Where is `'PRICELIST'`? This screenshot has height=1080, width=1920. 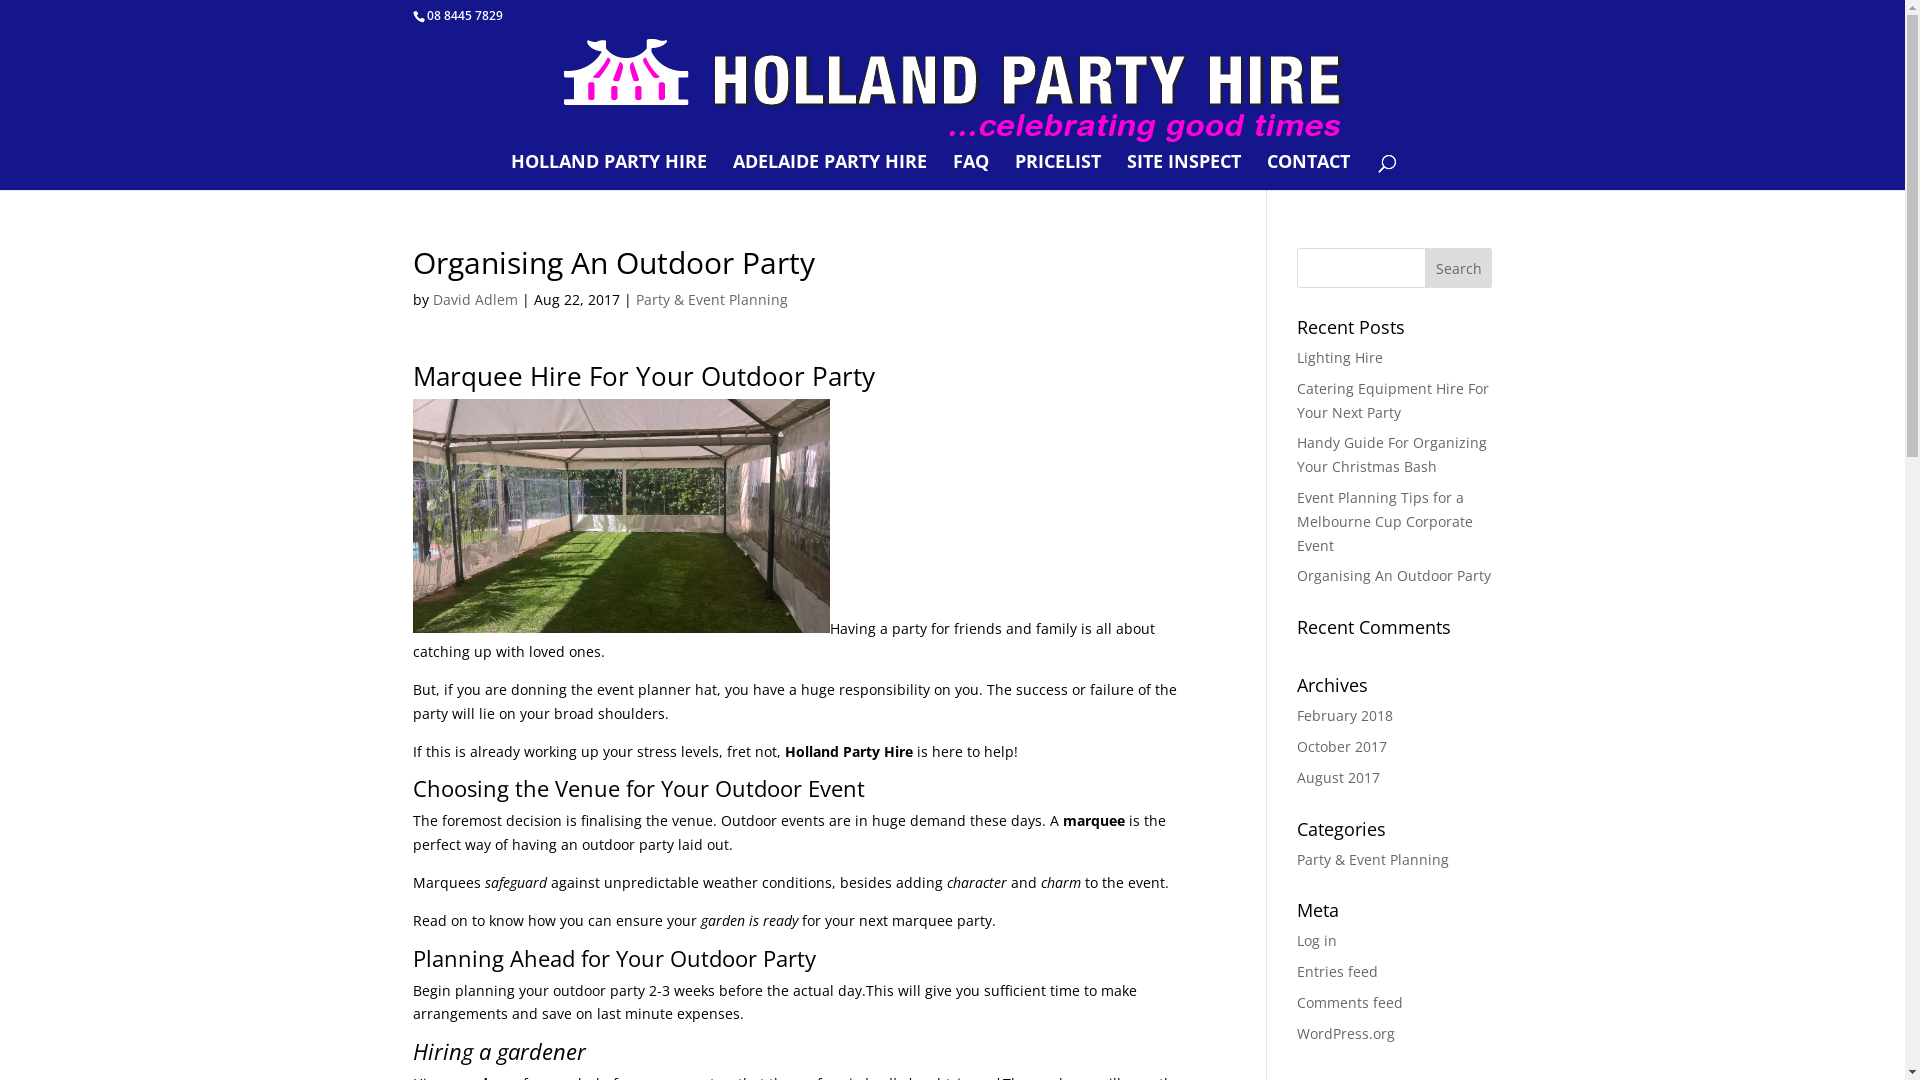
'PRICELIST' is located at coordinates (1056, 171).